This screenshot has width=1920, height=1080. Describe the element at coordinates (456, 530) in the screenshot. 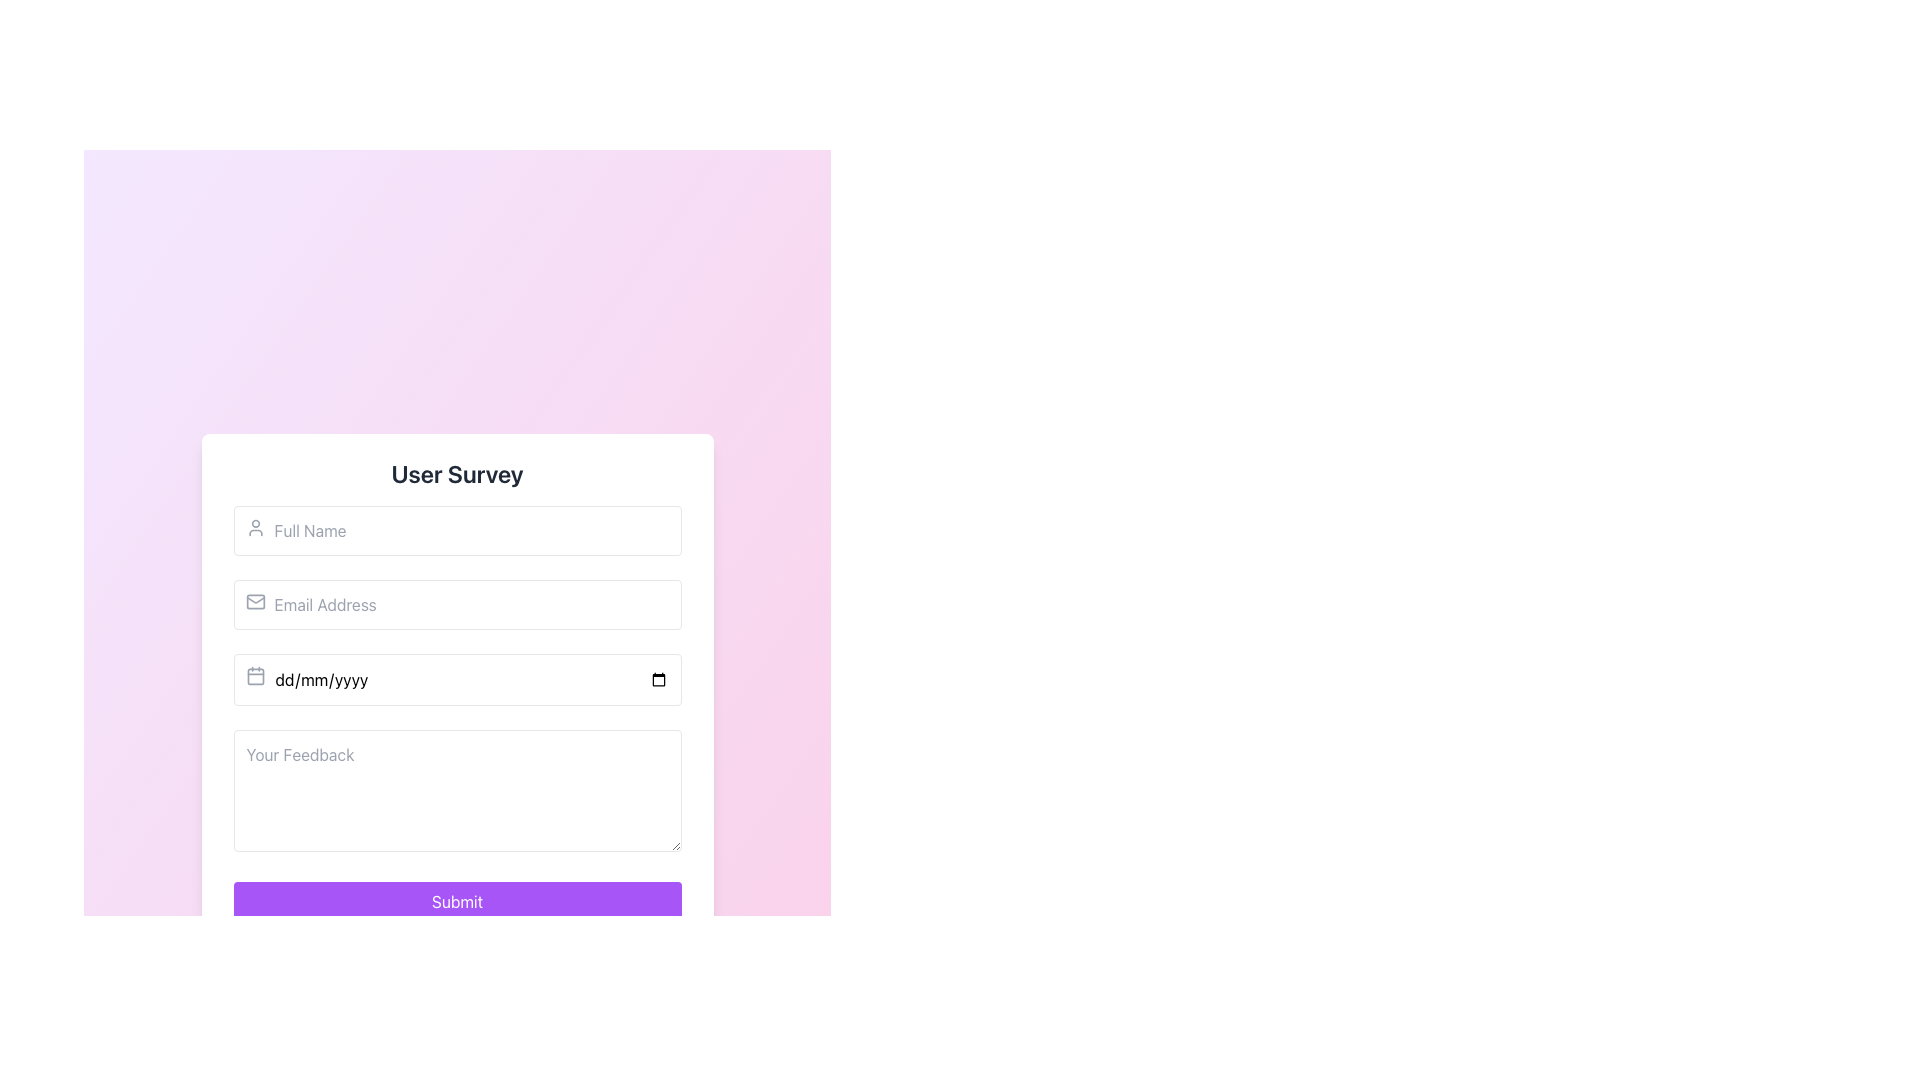

I see `the first input field for entering the full name in the User Survey form` at that location.